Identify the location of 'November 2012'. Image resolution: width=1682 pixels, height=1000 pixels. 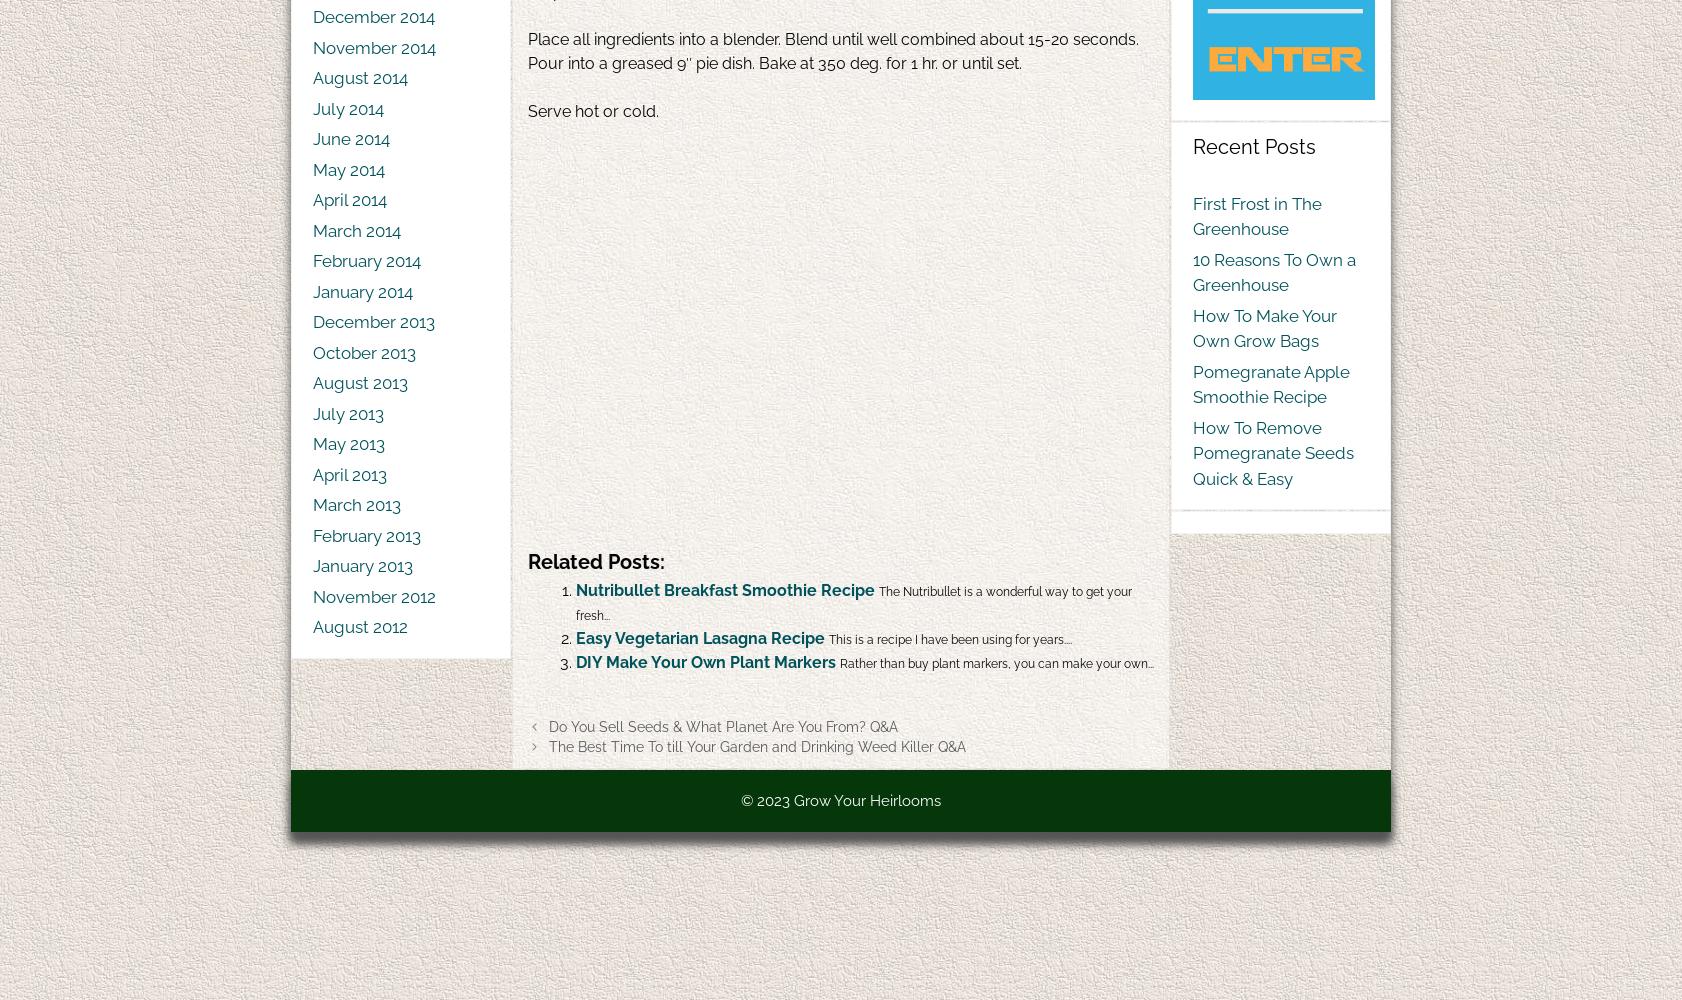
(373, 595).